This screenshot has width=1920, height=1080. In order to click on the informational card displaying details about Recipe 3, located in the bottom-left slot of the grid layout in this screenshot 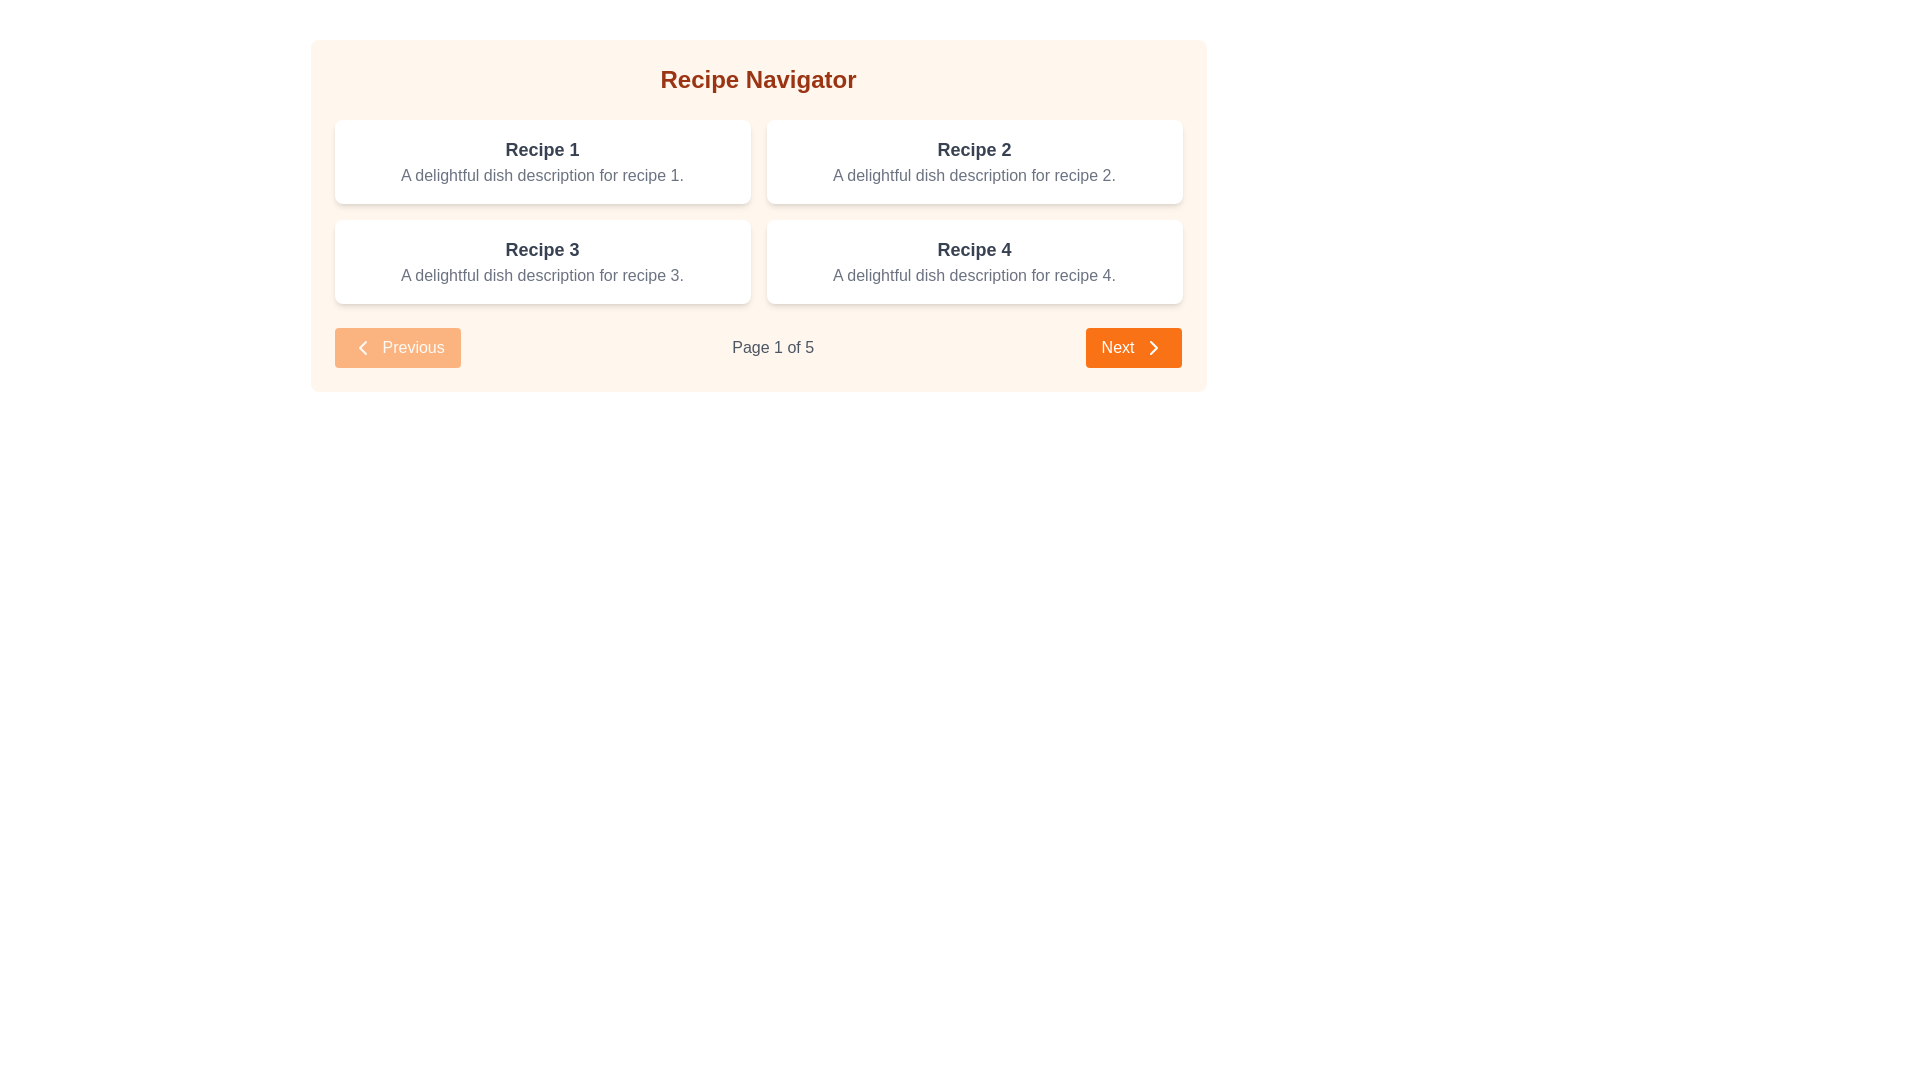, I will do `click(542, 261)`.